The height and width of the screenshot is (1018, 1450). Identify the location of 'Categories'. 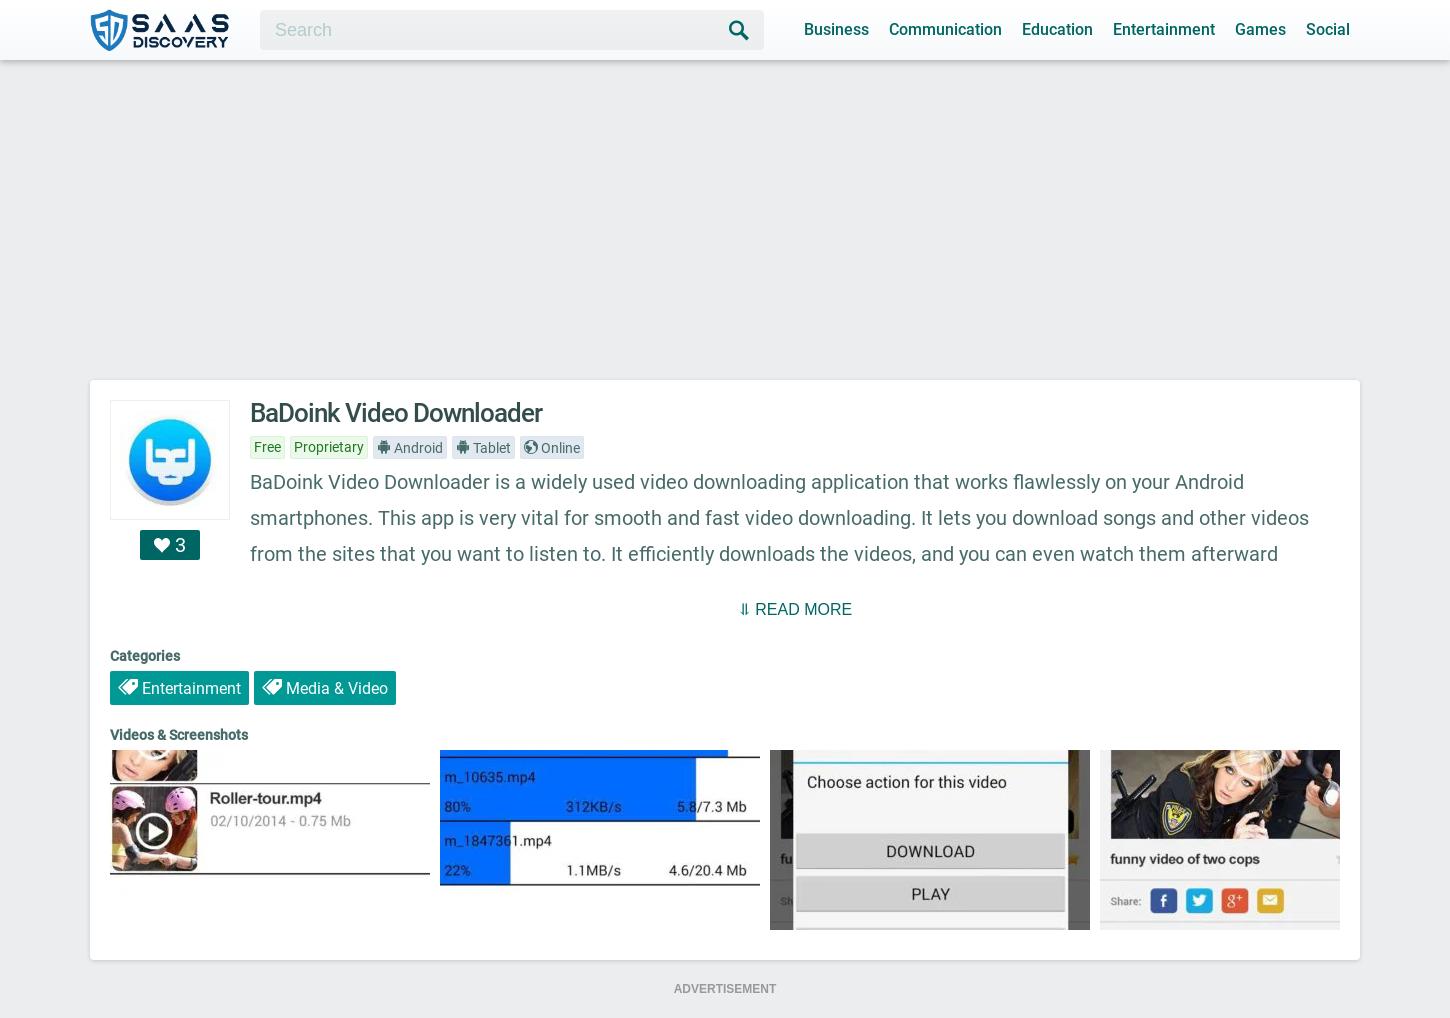
(144, 654).